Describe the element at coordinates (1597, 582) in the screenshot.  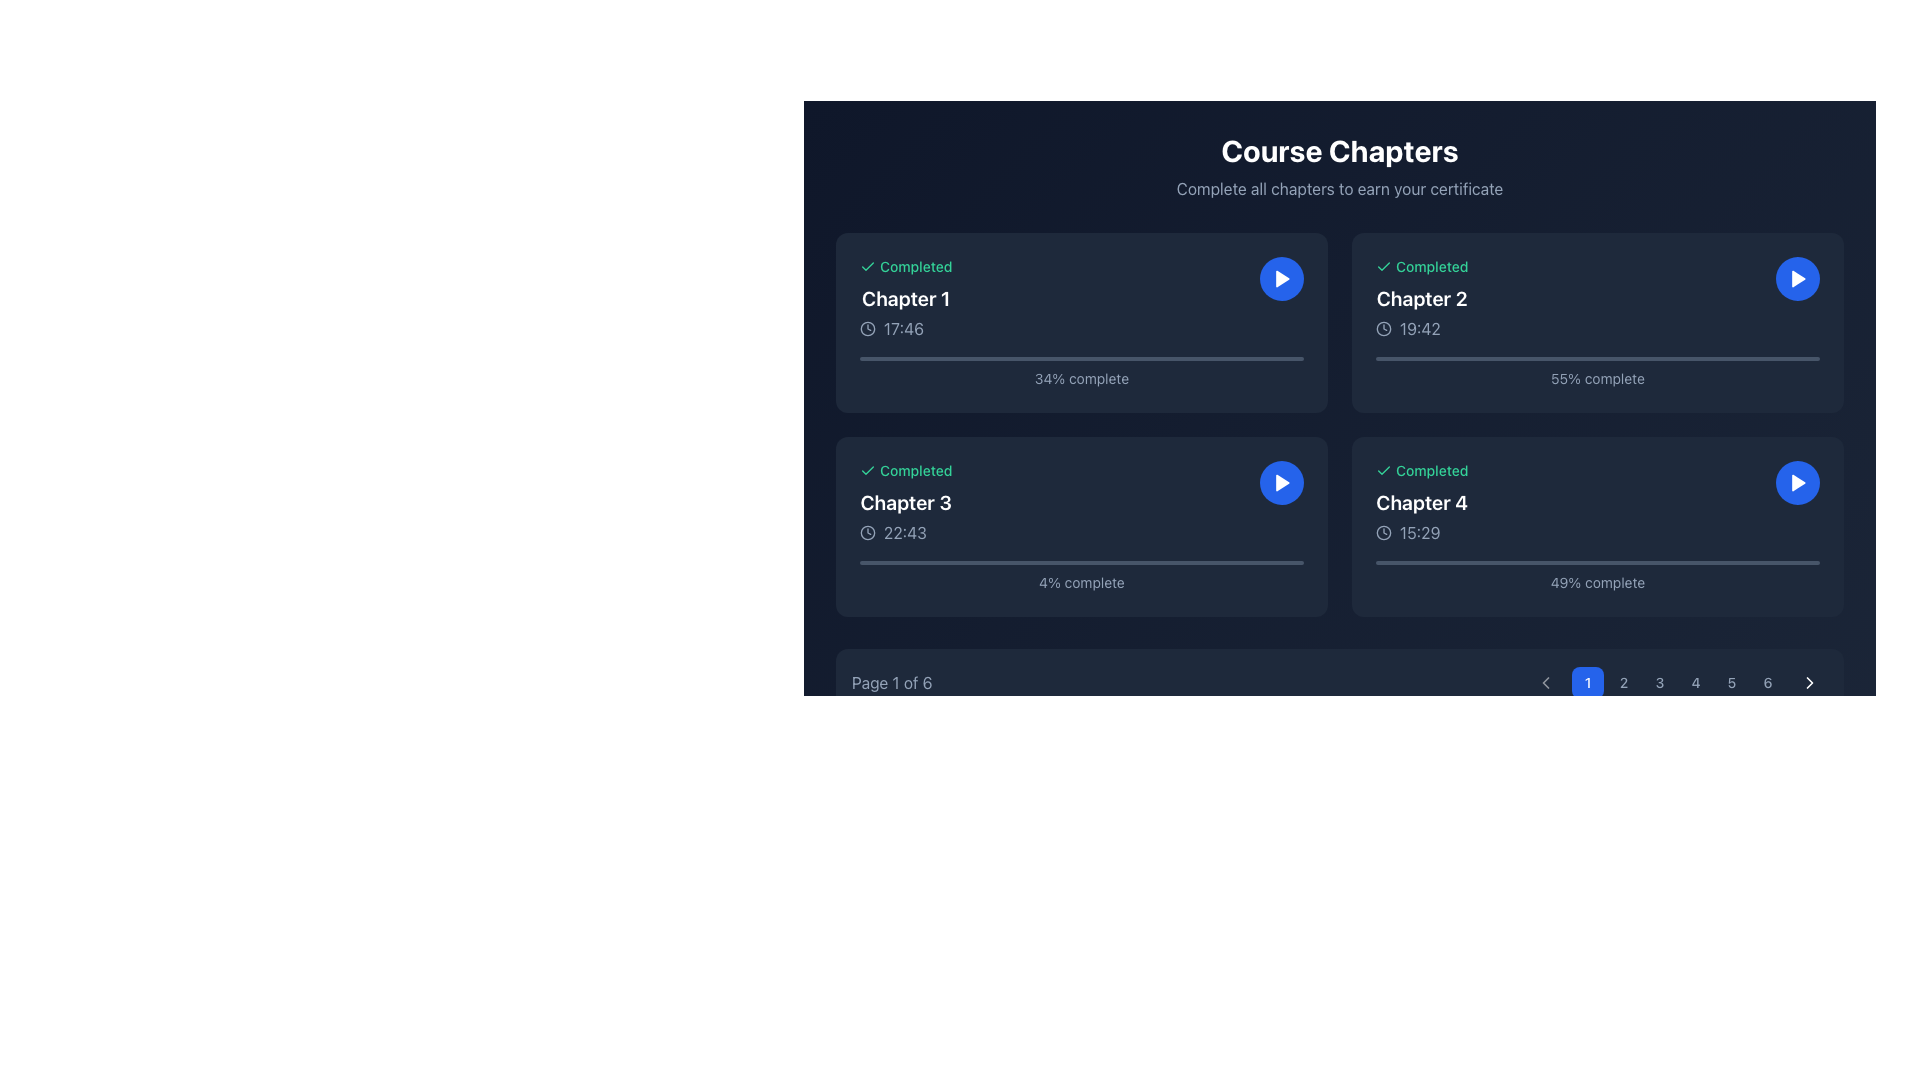
I see `the text label that displays the progress percentage for 'Chapter 4', located at the bottom of the 'Chapter 4' card` at that location.